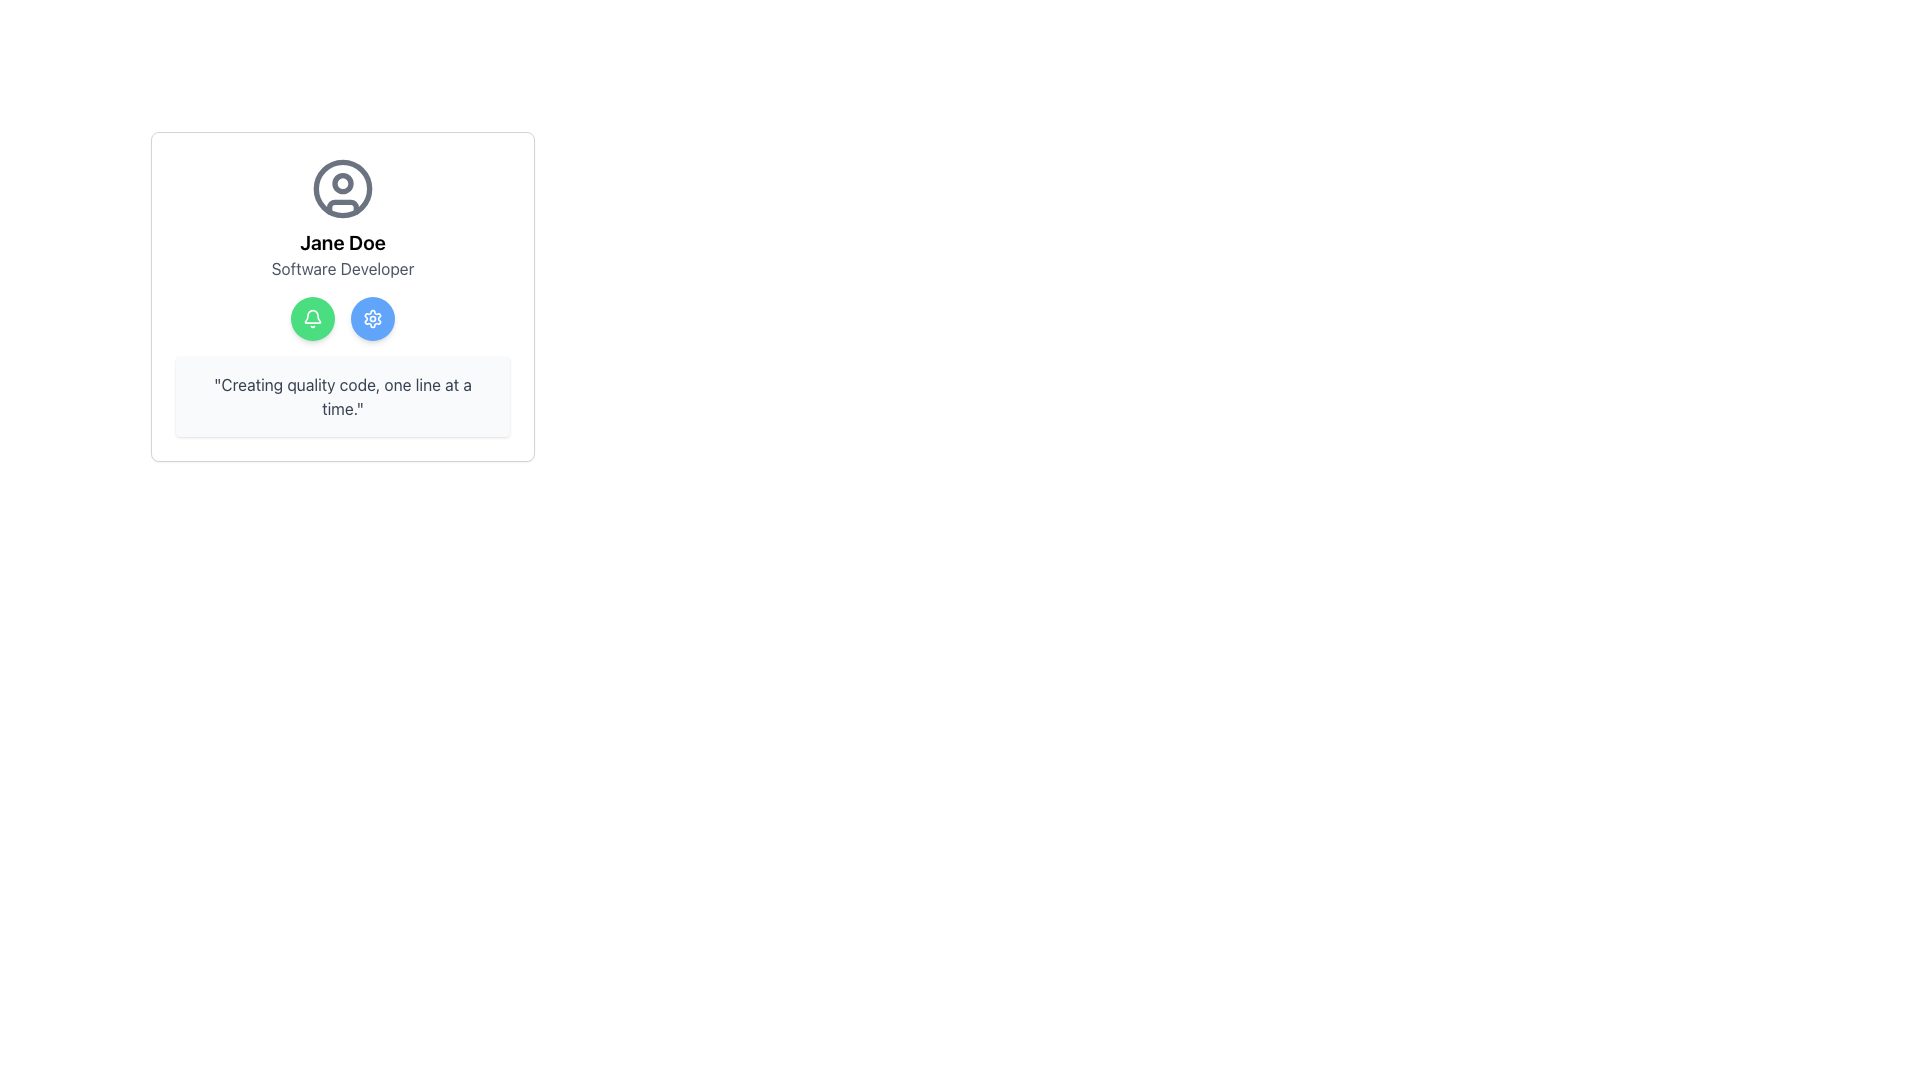  Describe the element at coordinates (373, 318) in the screenshot. I see `the settings button, which is the second circular button from the left located below the user profile information, to observe the scaling effect` at that location.